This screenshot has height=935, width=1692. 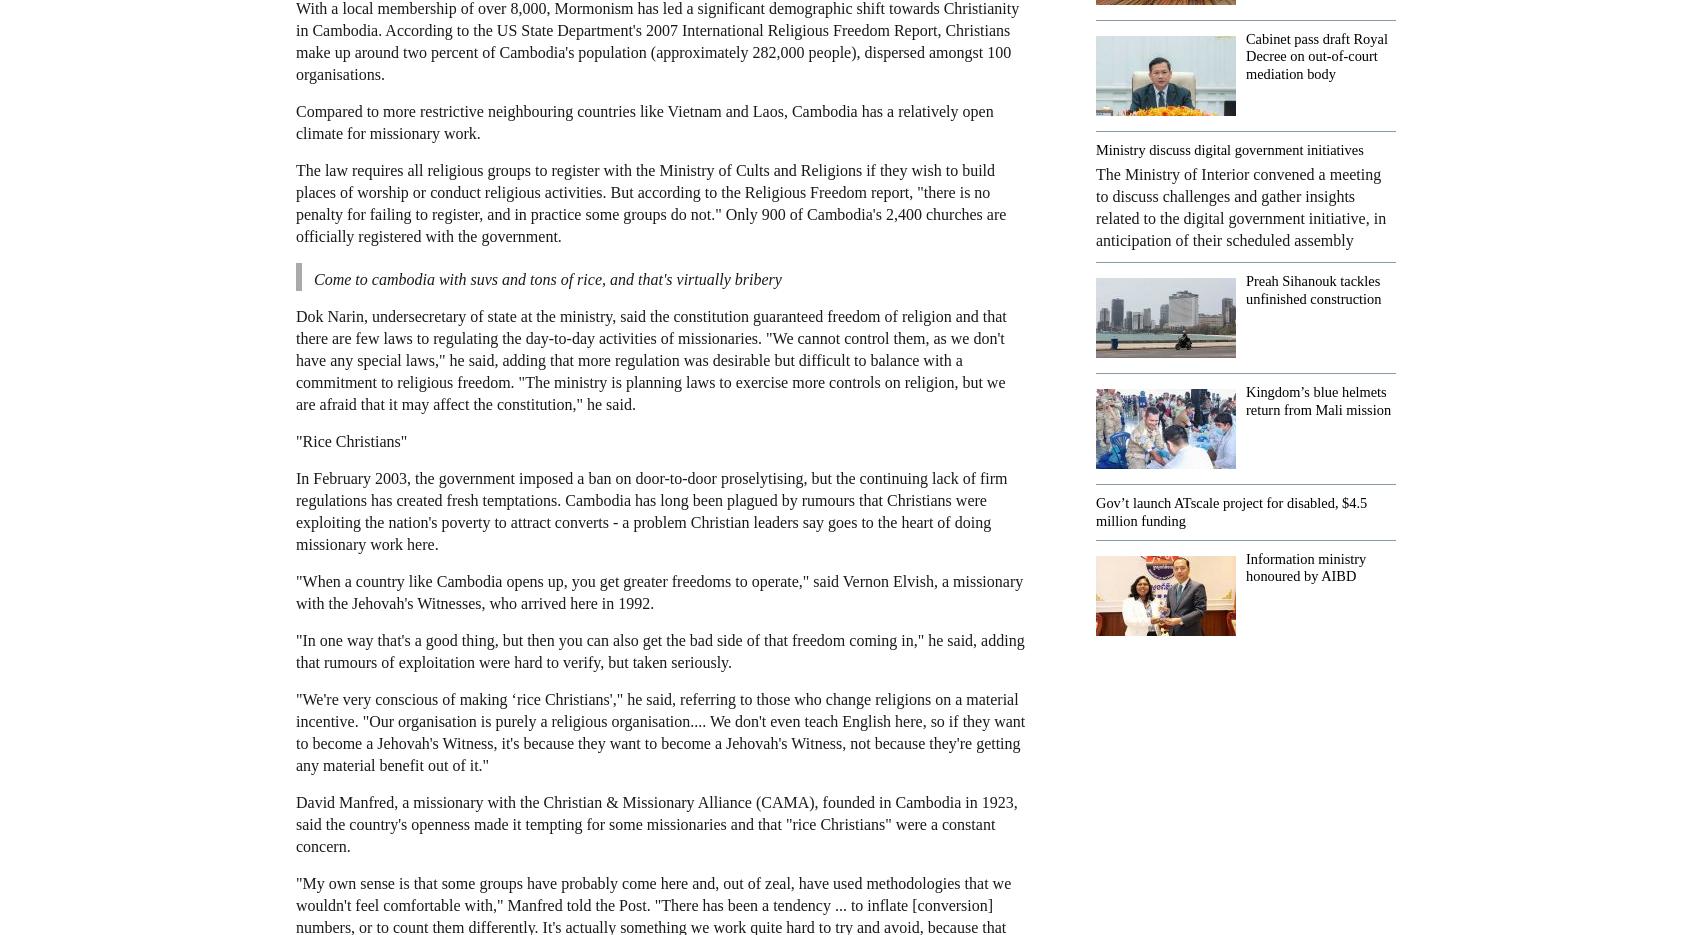 What do you see at coordinates (313, 277) in the screenshot?
I see `'Come to cambodia with suvs and tons of rice, and that's virtually bribery'` at bounding box center [313, 277].